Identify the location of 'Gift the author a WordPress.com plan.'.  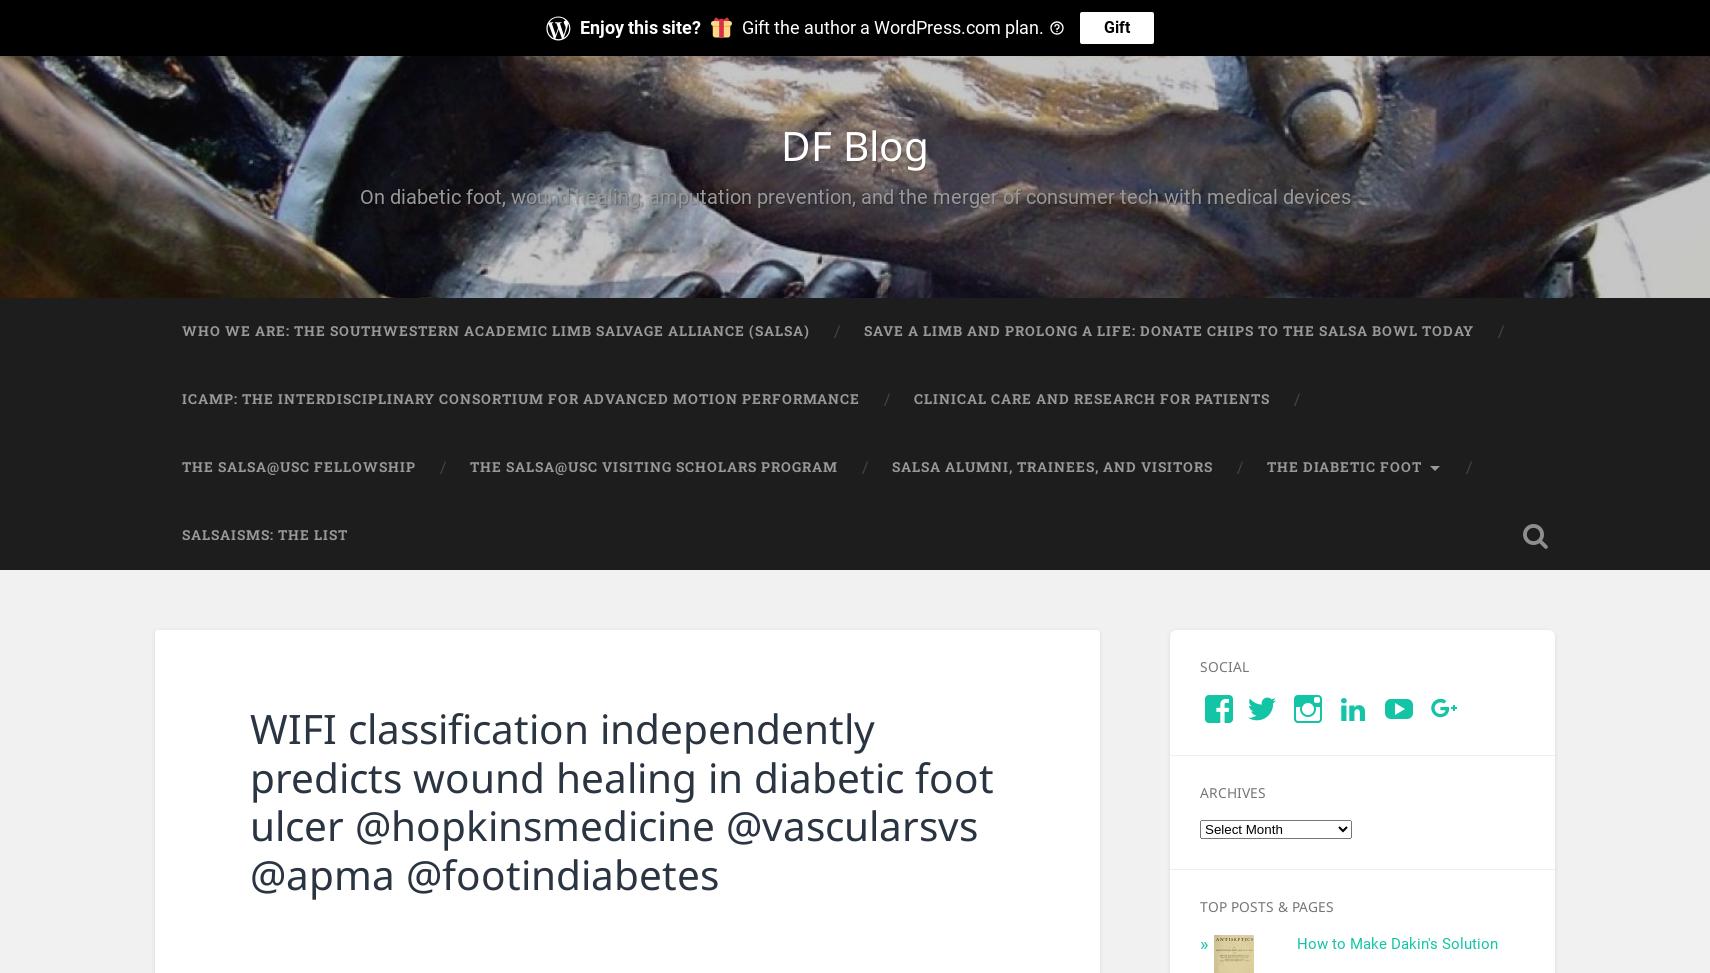
(741, 26).